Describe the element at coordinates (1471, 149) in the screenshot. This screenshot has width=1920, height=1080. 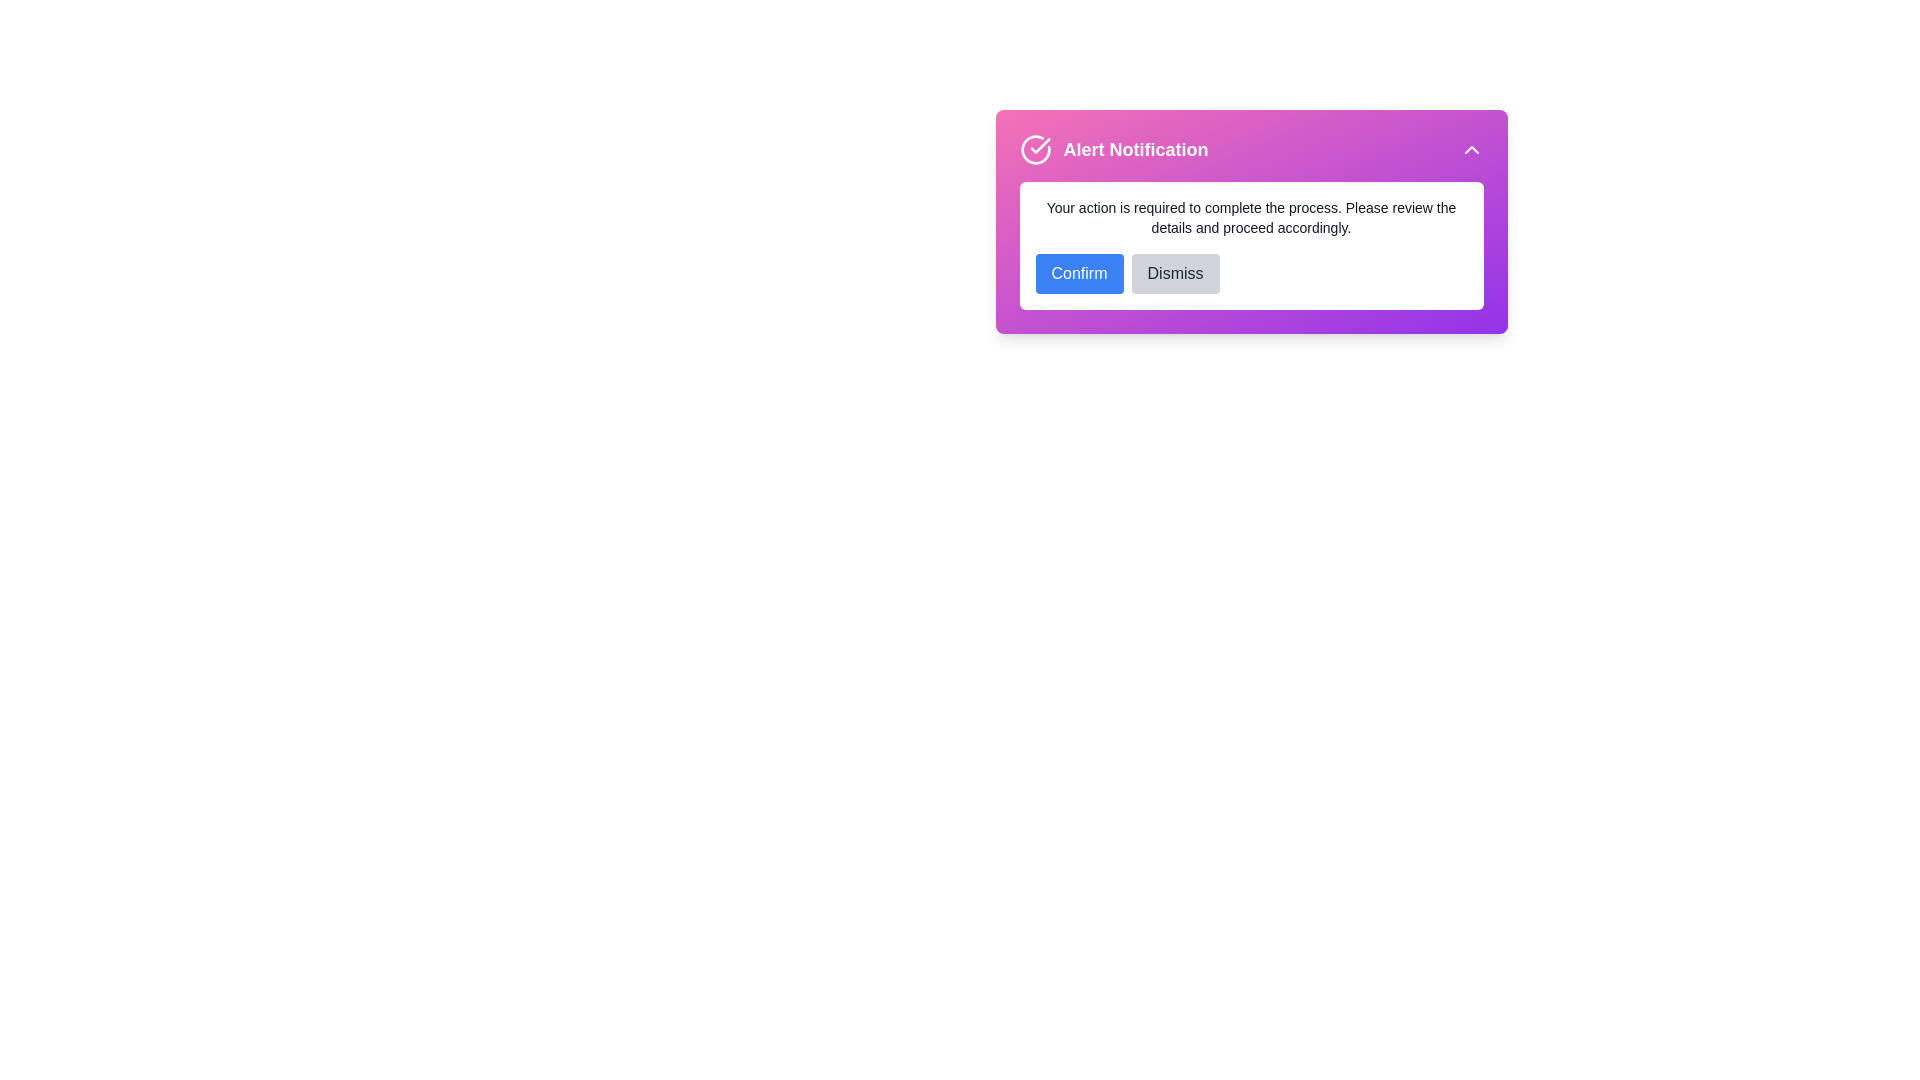
I see `collapse button to collapse the alert` at that location.